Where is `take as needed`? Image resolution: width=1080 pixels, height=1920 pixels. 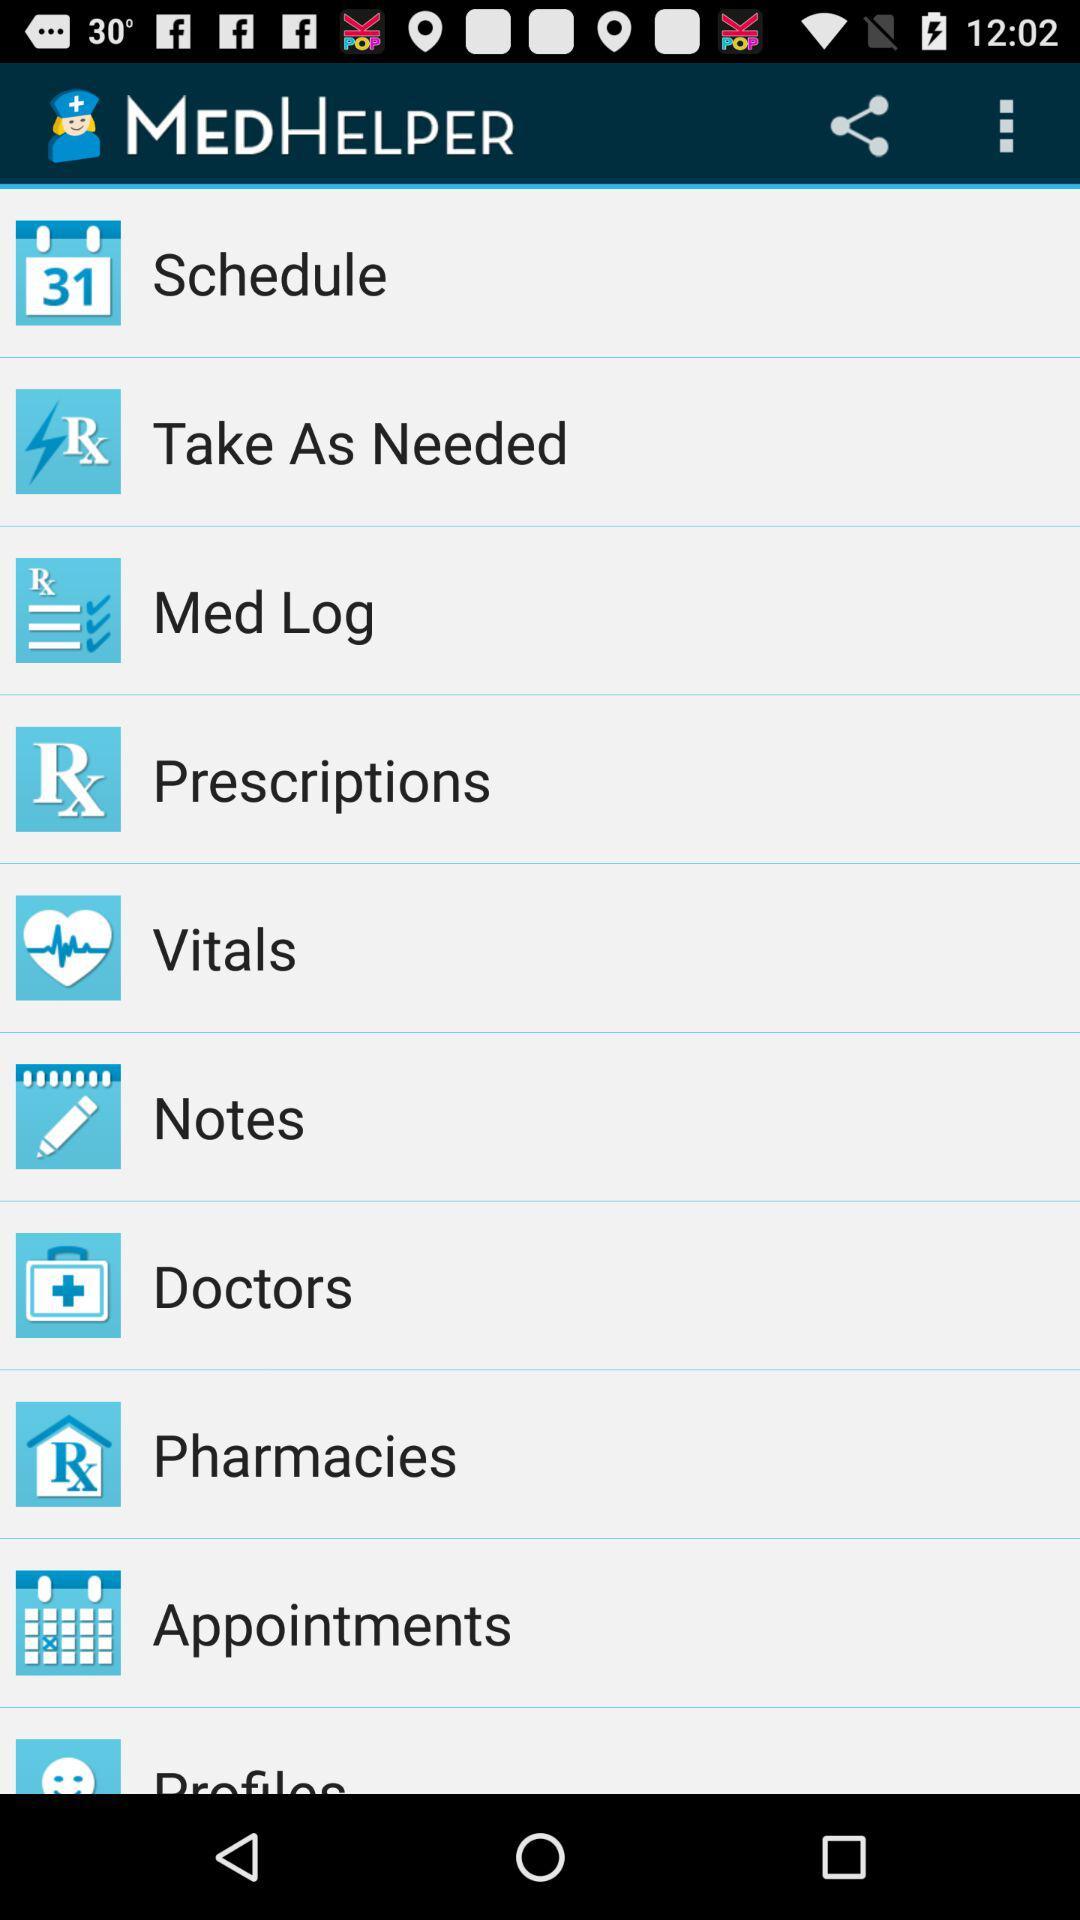 take as needed is located at coordinates (607, 440).